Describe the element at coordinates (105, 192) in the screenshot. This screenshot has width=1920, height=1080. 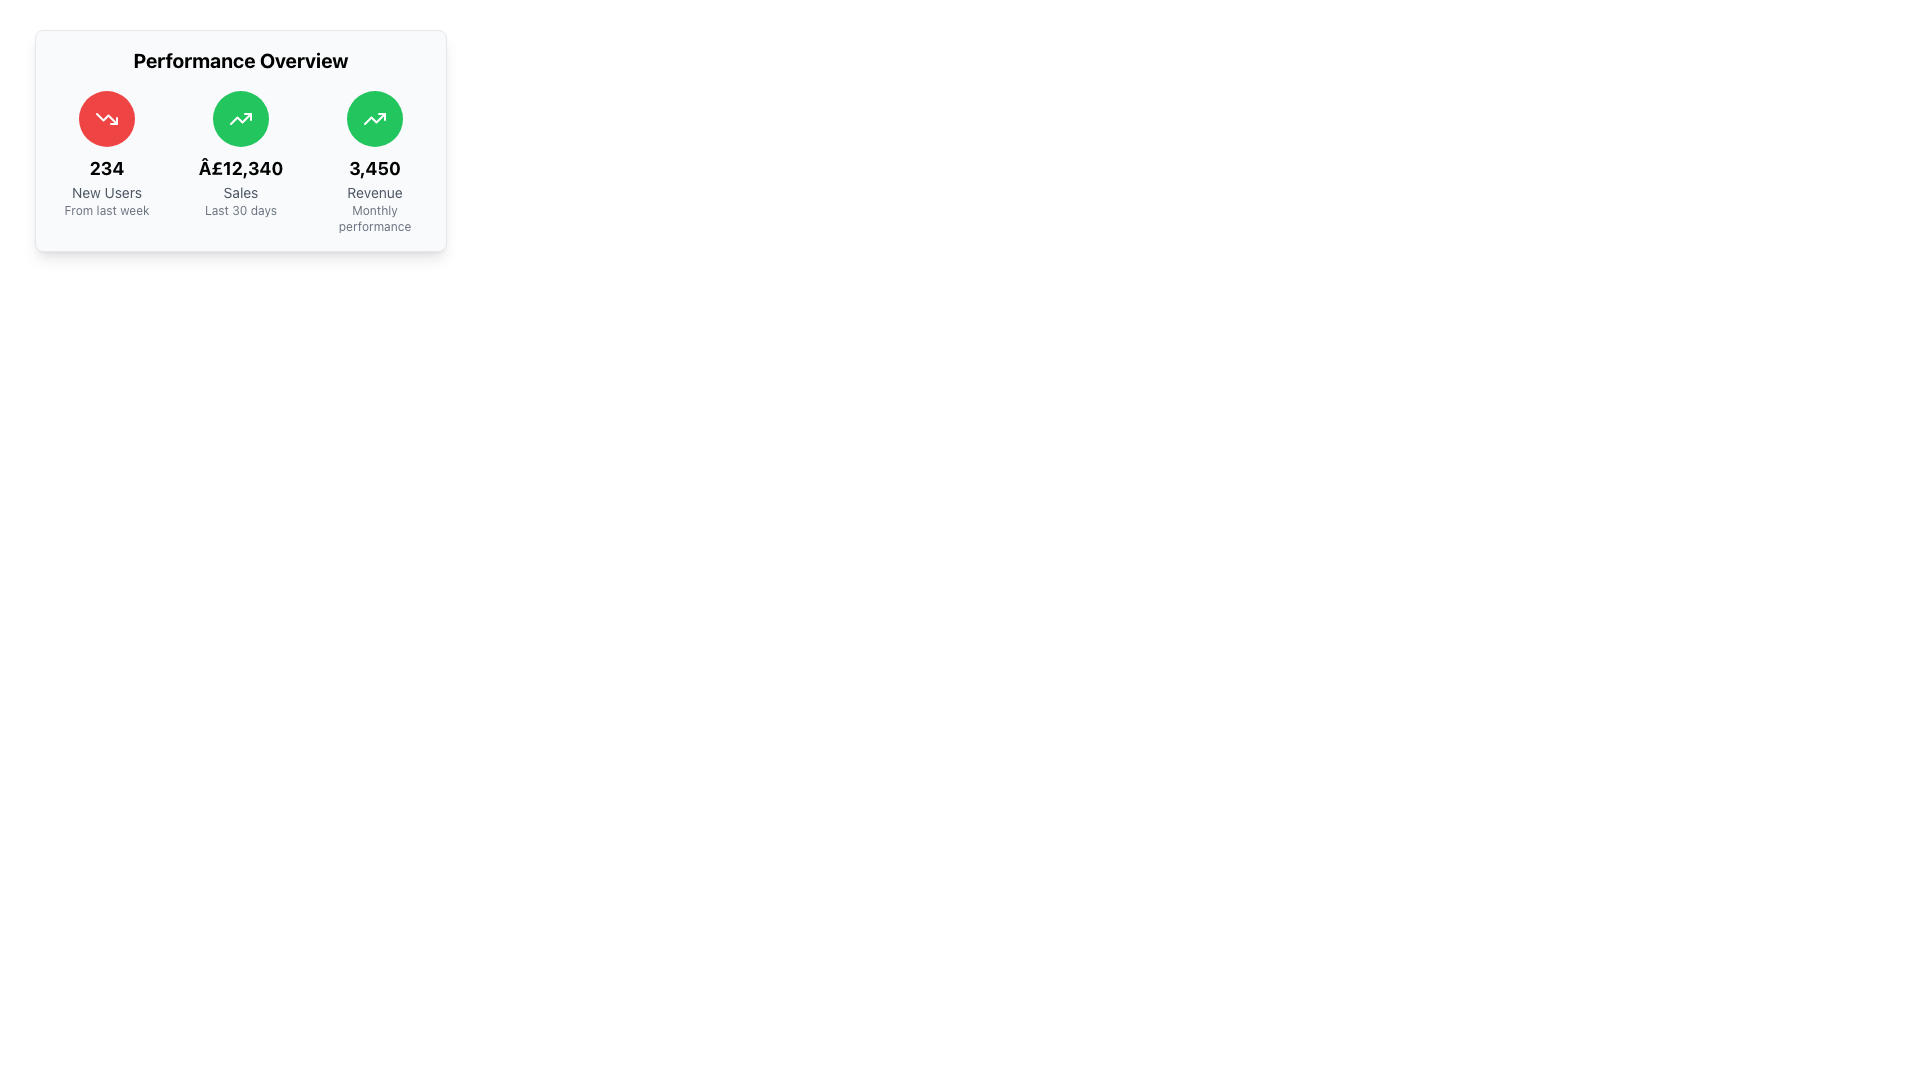
I see `the second text label that provides contextual information for the numeric value '234', positioned directly below it and above the smaller gray text 'From last week'` at that location.